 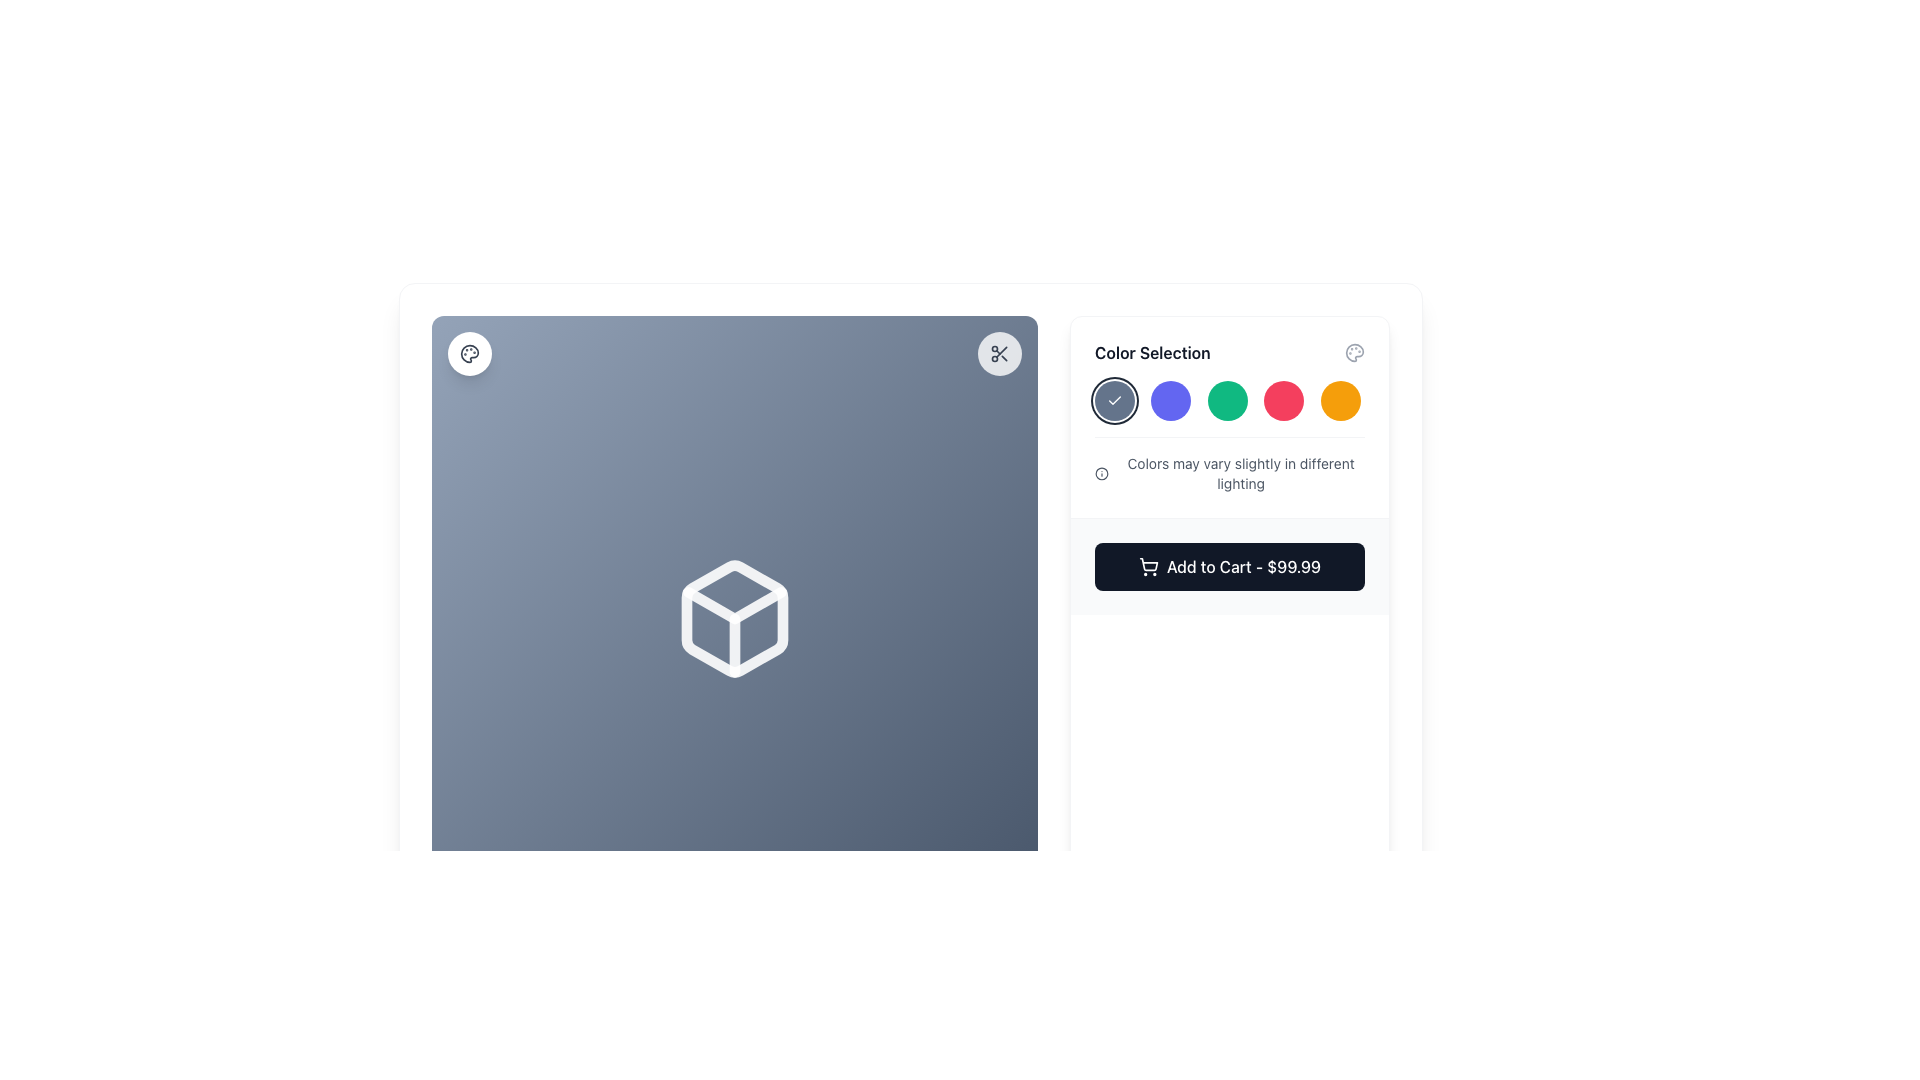 I want to click on the fourth circular icon with a red background in the color selection set, so click(x=1284, y=401).